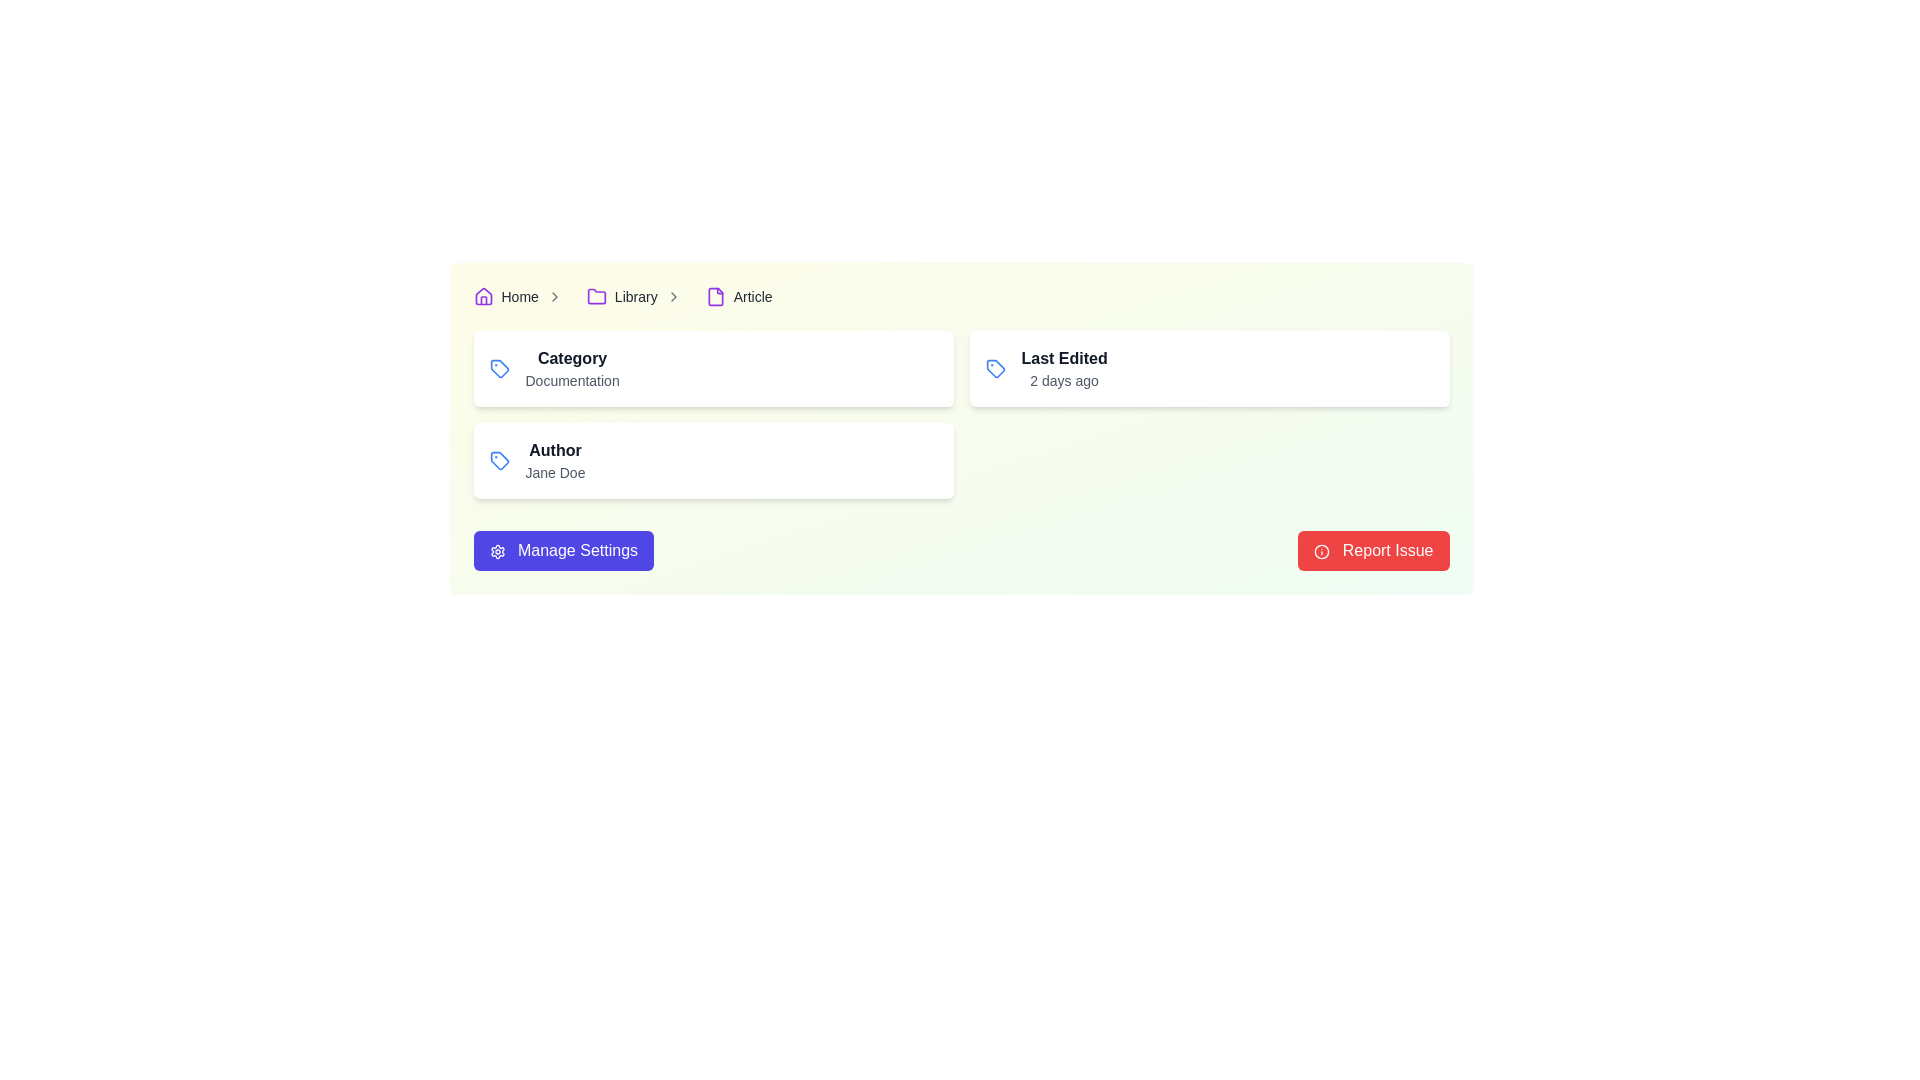 This screenshot has height=1080, width=1920. What do you see at coordinates (1208, 369) in the screenshot?
I see `the static informational block in the top-right corner of the section that displays metadata about the last modification of a resource, specifically the second item in a two-column grid layout` at bounding box center [1208, 369].